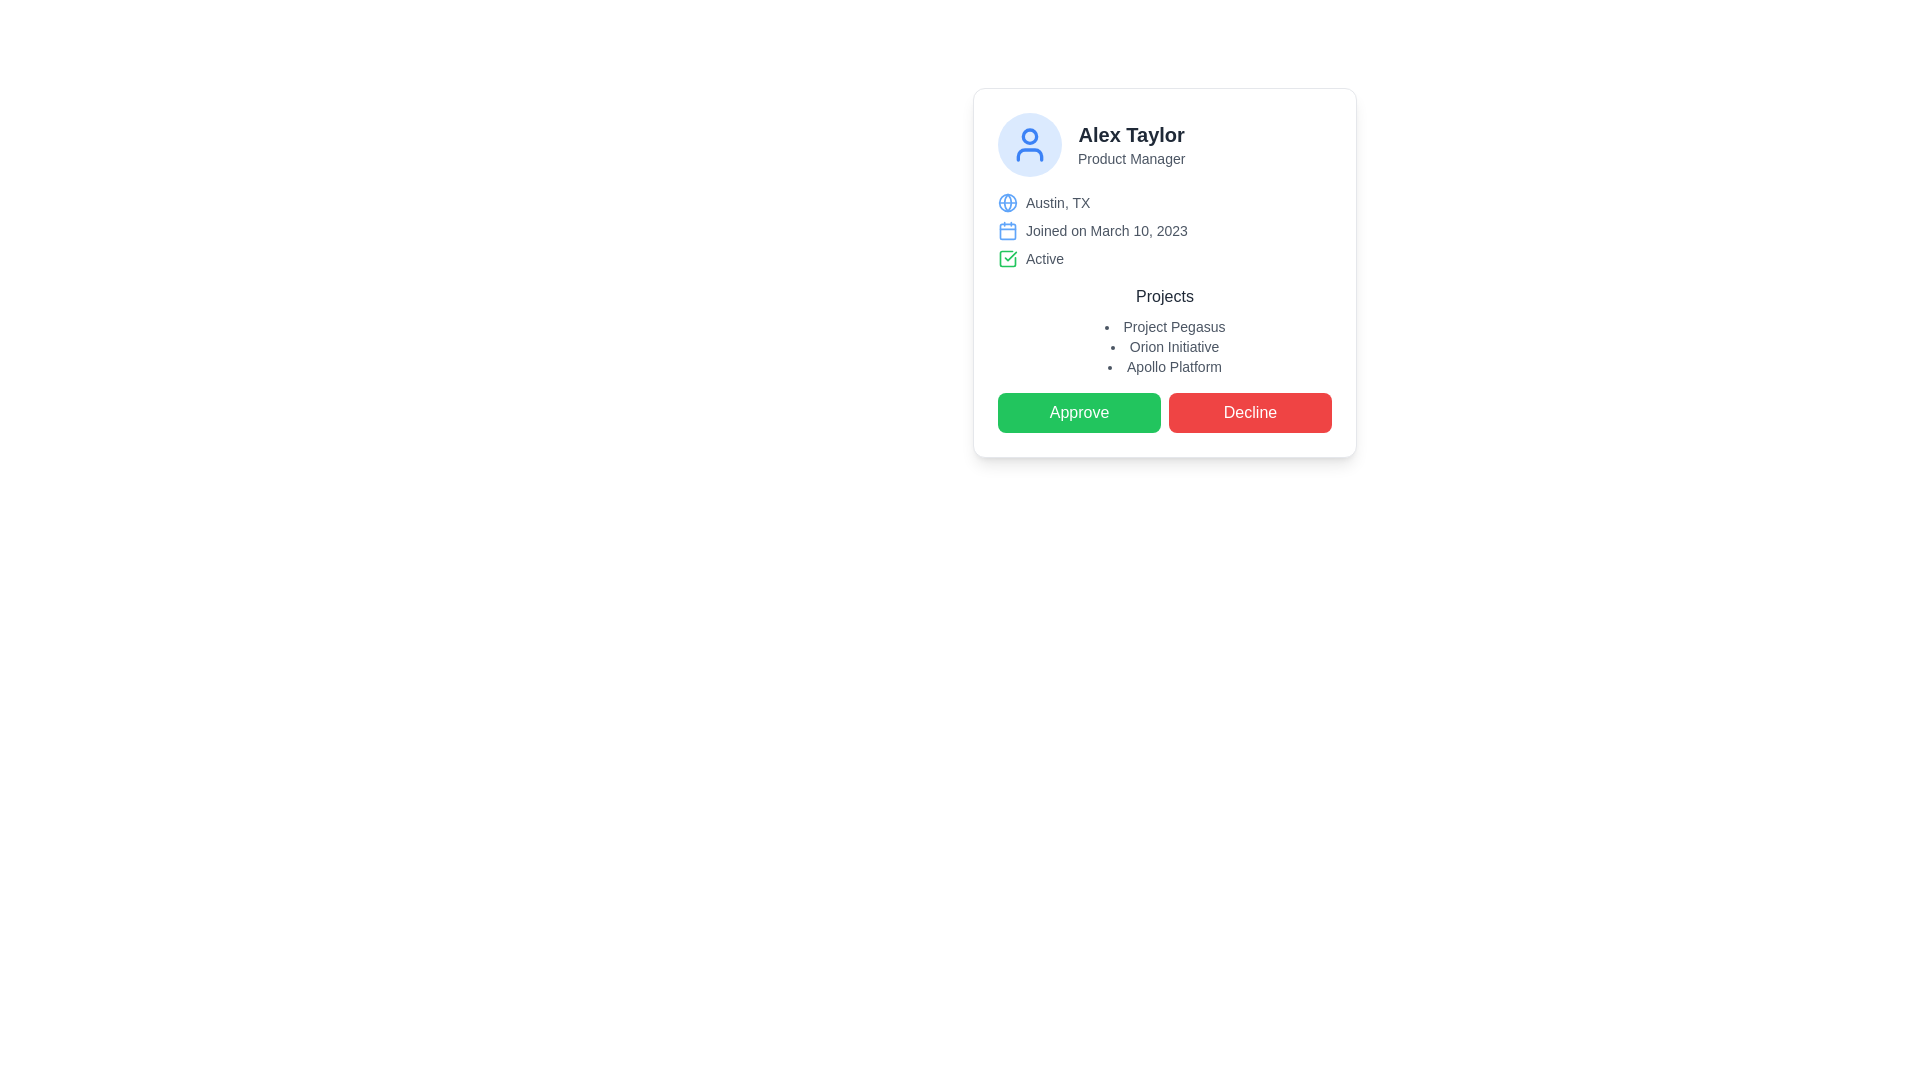  I want to click on the green square-shaped outline icon that signifies a checked or approved state, located to the left of the 'Active' status text label, so click(1008, 257).